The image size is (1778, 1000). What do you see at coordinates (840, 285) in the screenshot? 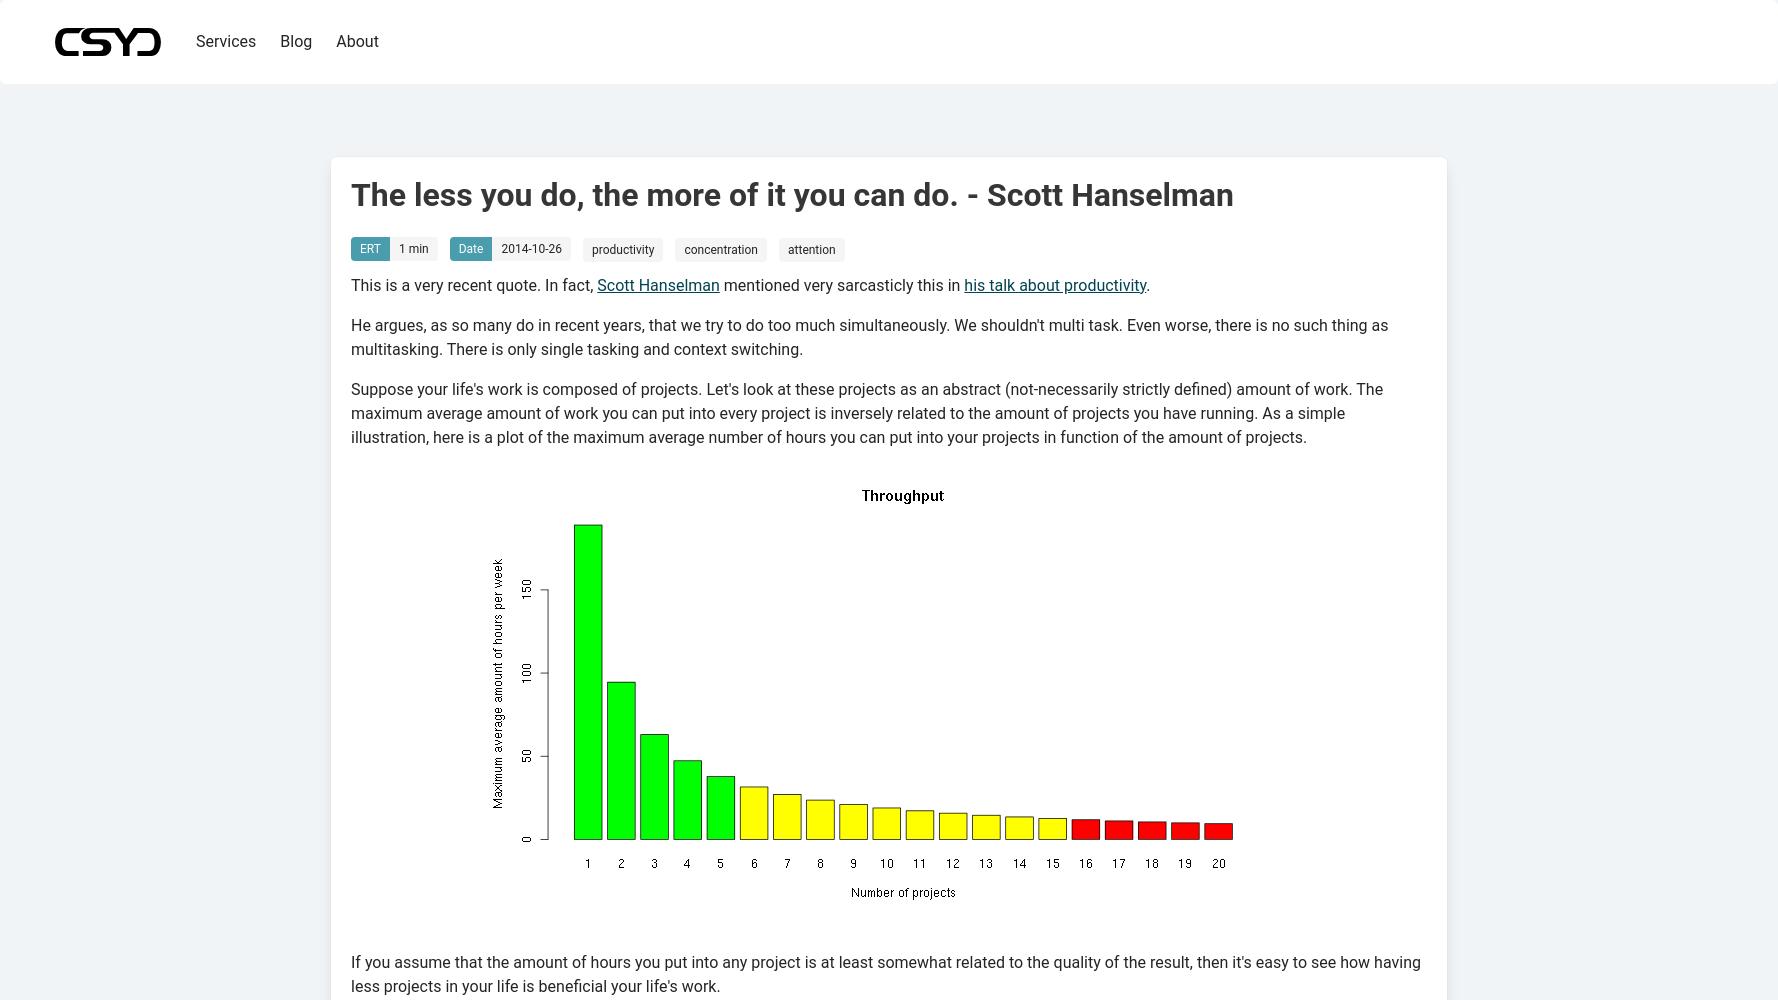
I see `'mentioned very sarcasticly this in'` at bounding box center [840, 285].